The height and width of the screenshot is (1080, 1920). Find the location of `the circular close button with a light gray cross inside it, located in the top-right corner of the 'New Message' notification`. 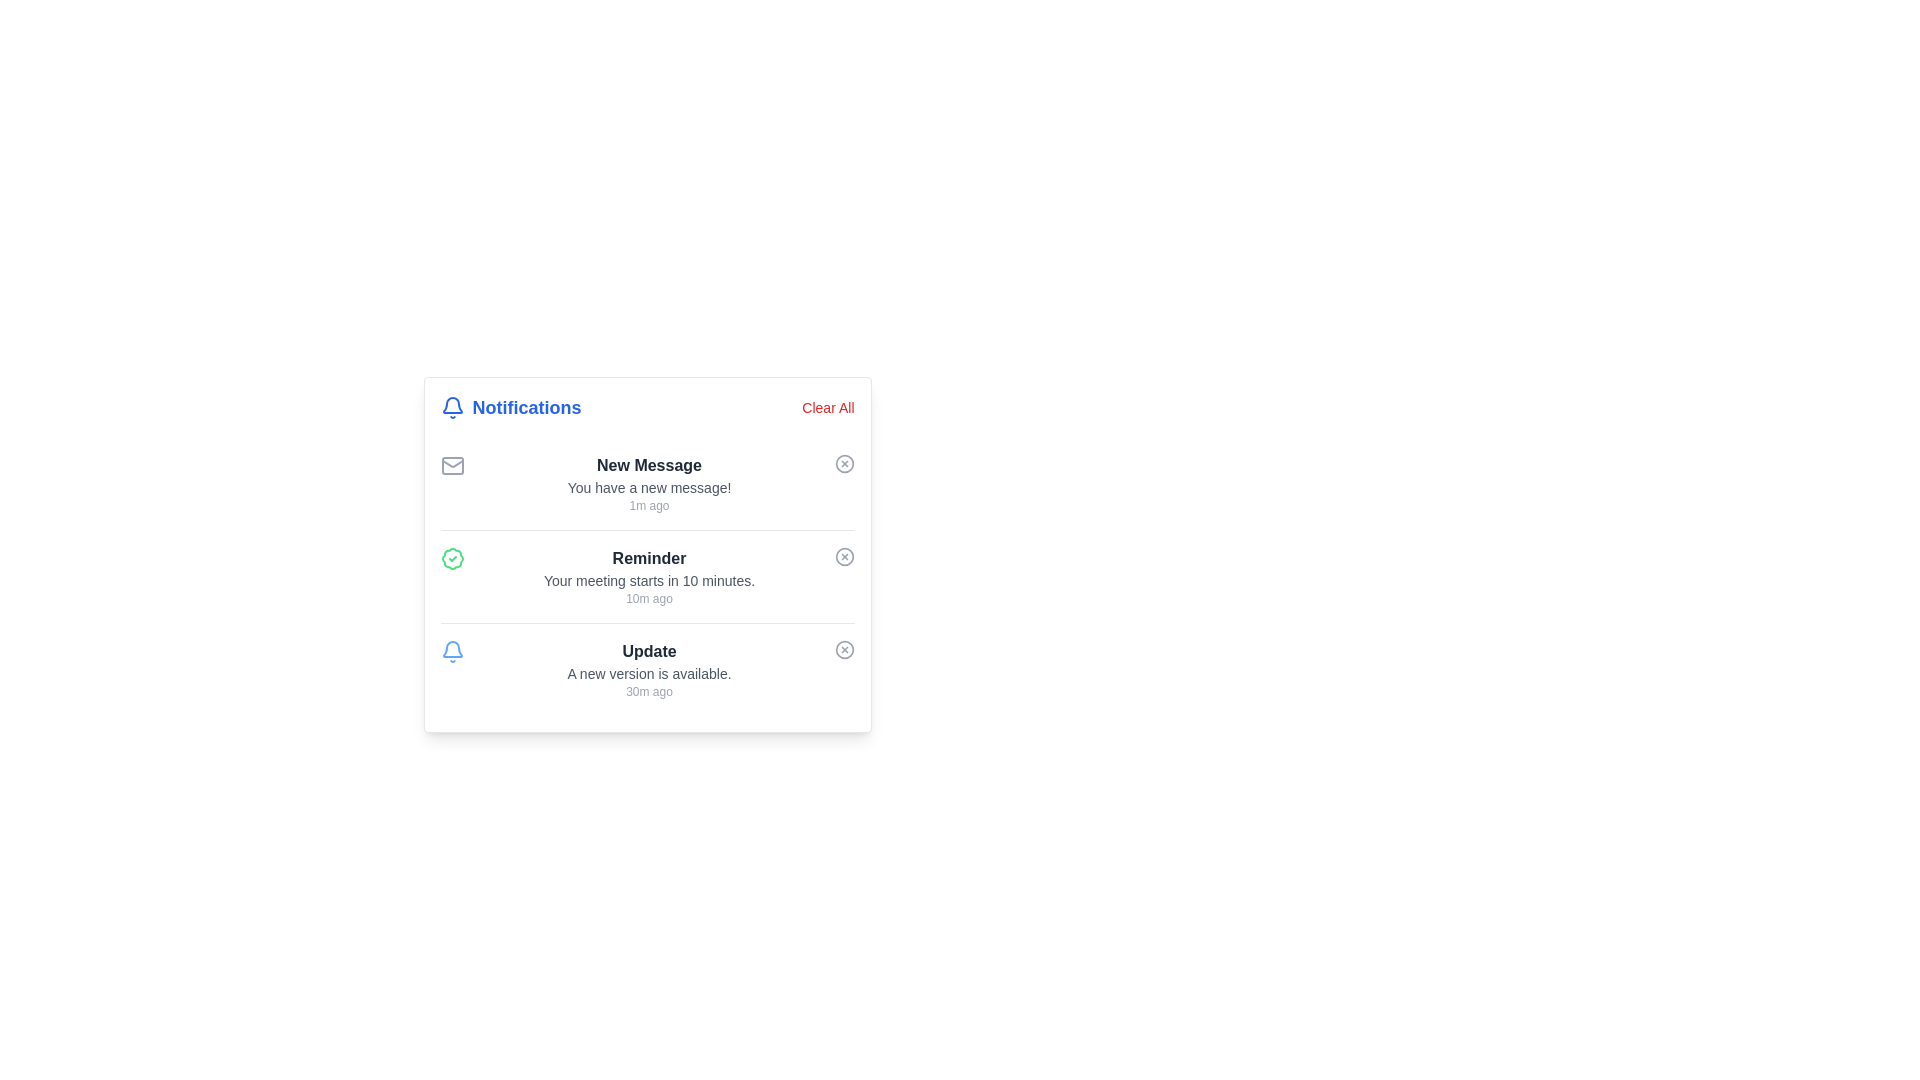

the circular close button with a light gray cross inside it, located in the top-right corner of the 'New Message' notification is located at coordinates (844, 463).